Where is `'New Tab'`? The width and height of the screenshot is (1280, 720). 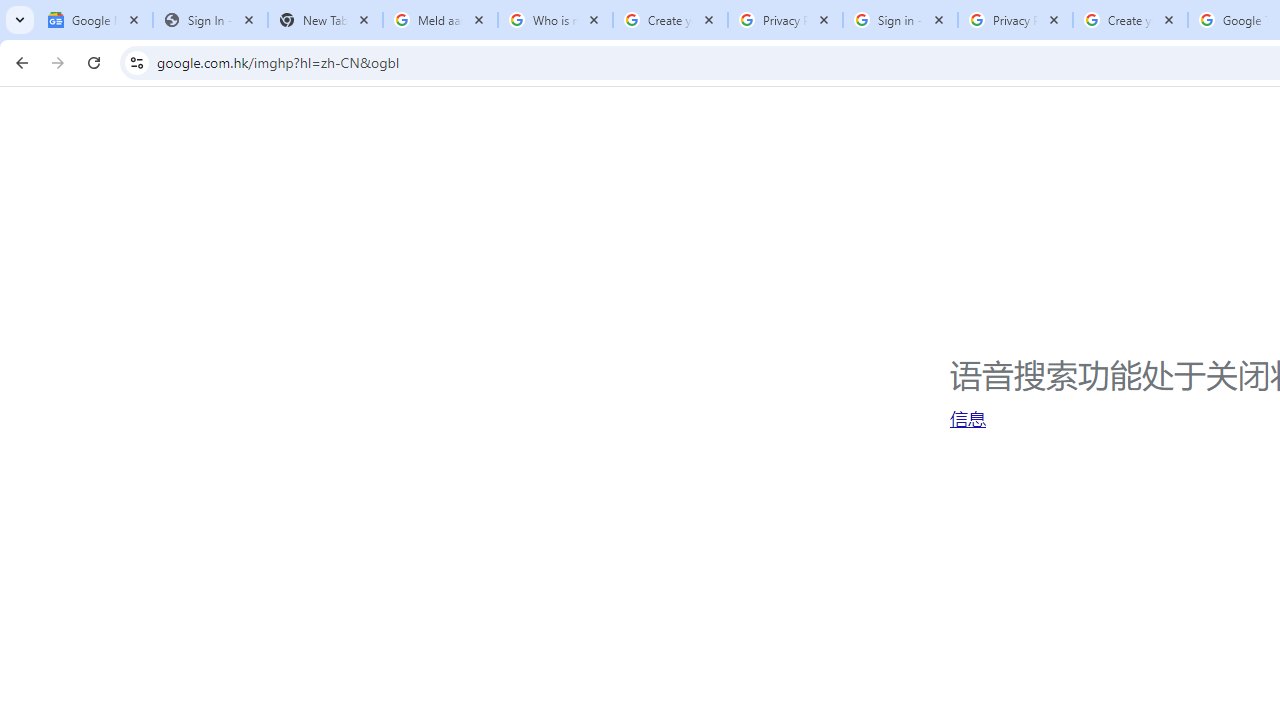 'New Tab' is located at coordinates (325, 20).